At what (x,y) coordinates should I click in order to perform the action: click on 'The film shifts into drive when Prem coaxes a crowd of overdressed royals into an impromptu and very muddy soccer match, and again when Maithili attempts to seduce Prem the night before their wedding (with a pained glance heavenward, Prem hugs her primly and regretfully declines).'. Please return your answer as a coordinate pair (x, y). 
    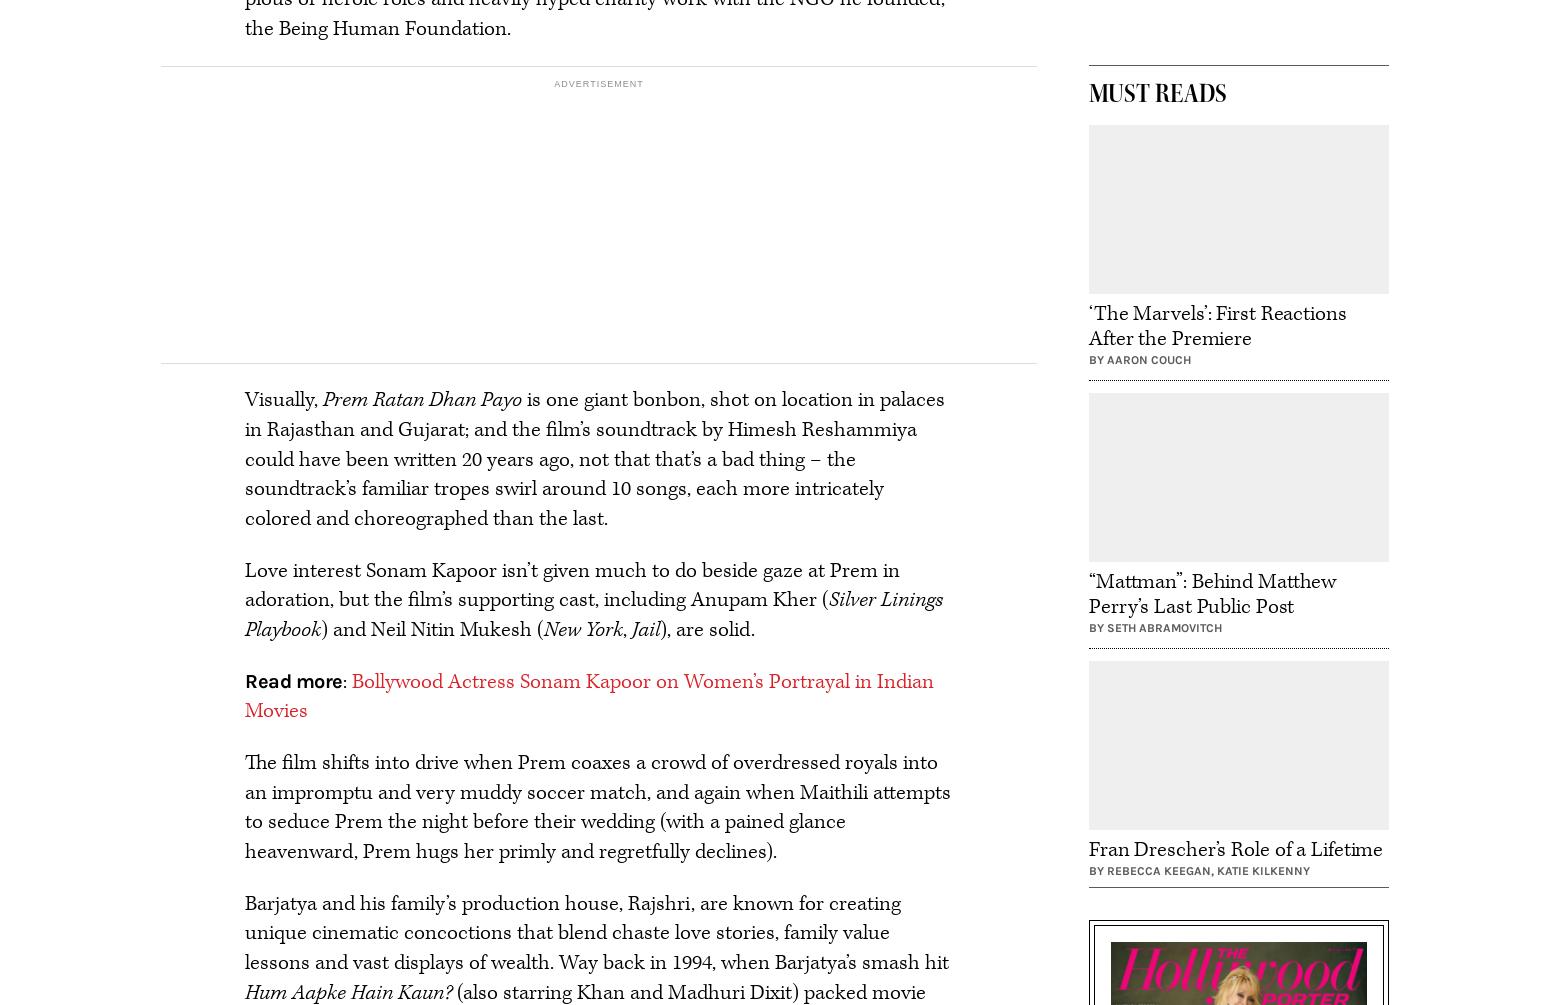
    Looking at the image, I should click on (245, 807).